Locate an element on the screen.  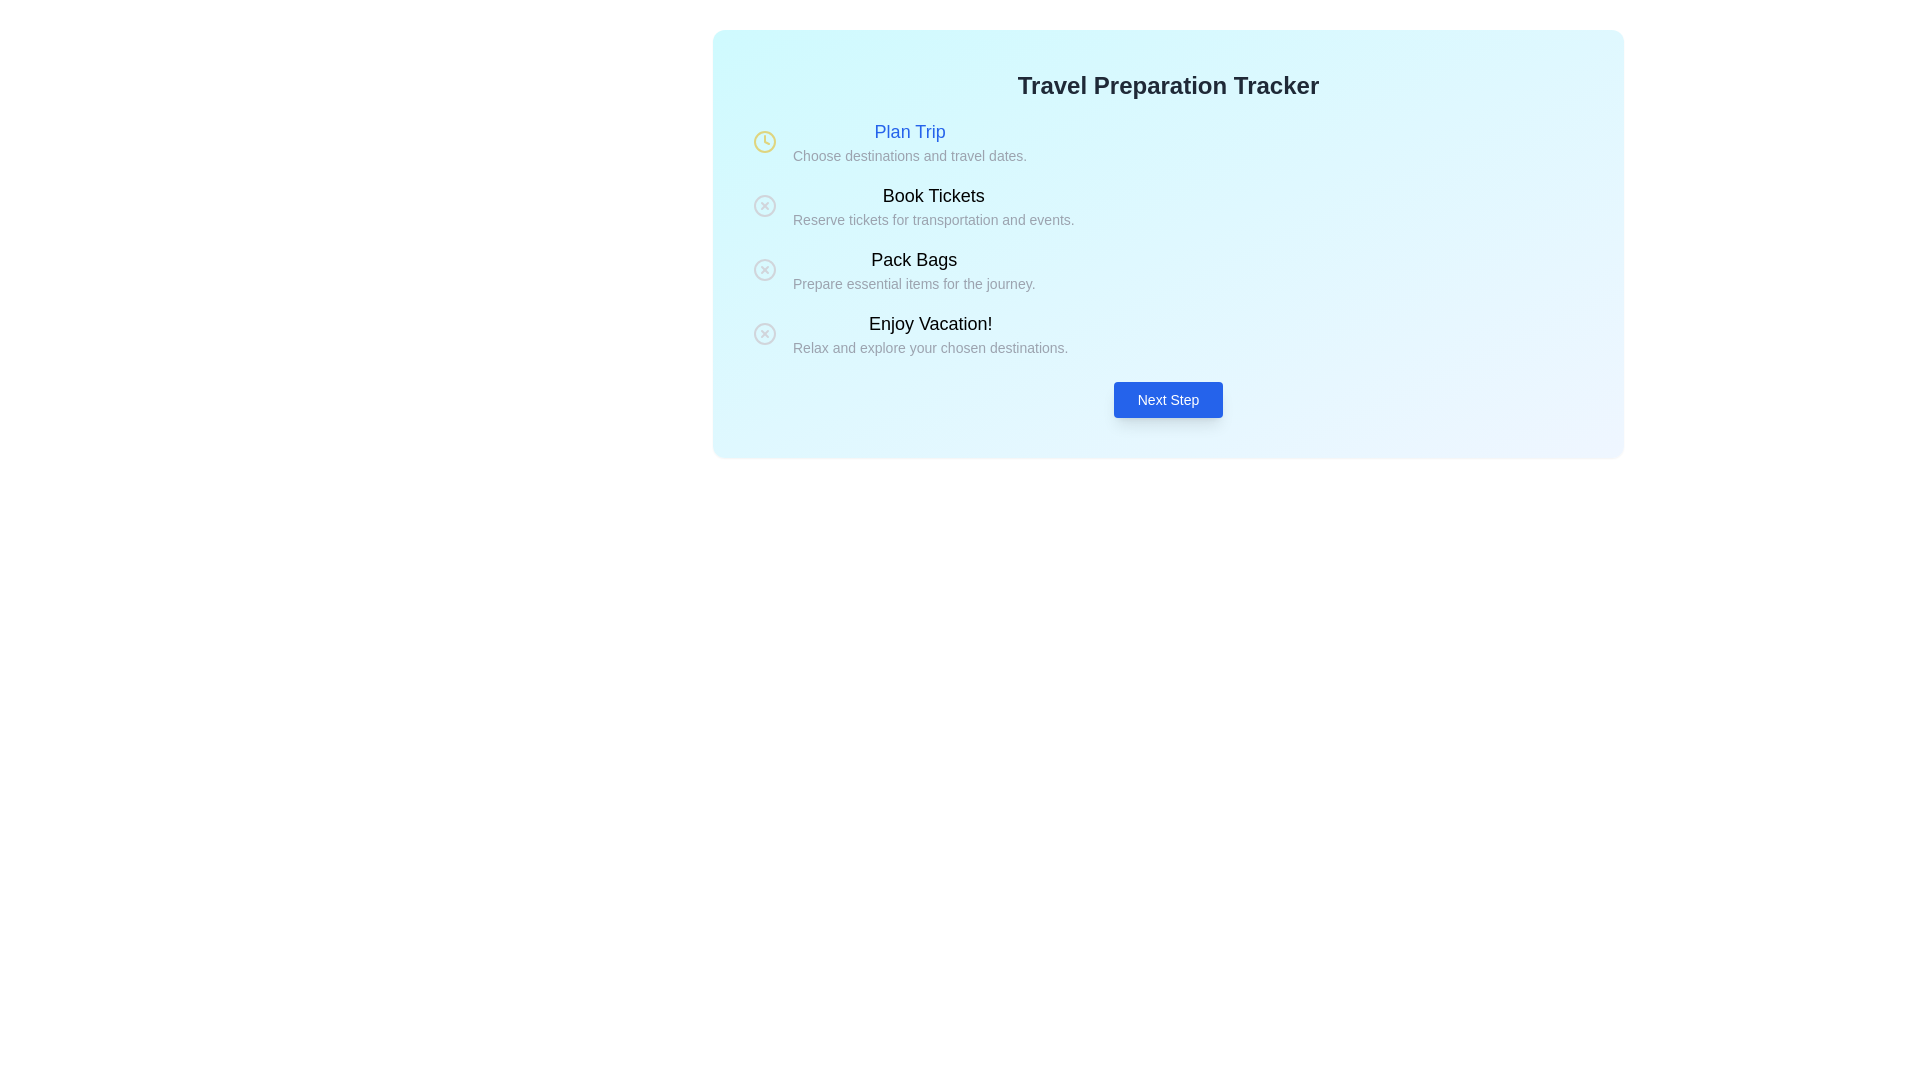
the circular graphical shape located under the 'Book Tickets' text, which has a diameter of approximately 20 units is located at coordinates (763, 205).